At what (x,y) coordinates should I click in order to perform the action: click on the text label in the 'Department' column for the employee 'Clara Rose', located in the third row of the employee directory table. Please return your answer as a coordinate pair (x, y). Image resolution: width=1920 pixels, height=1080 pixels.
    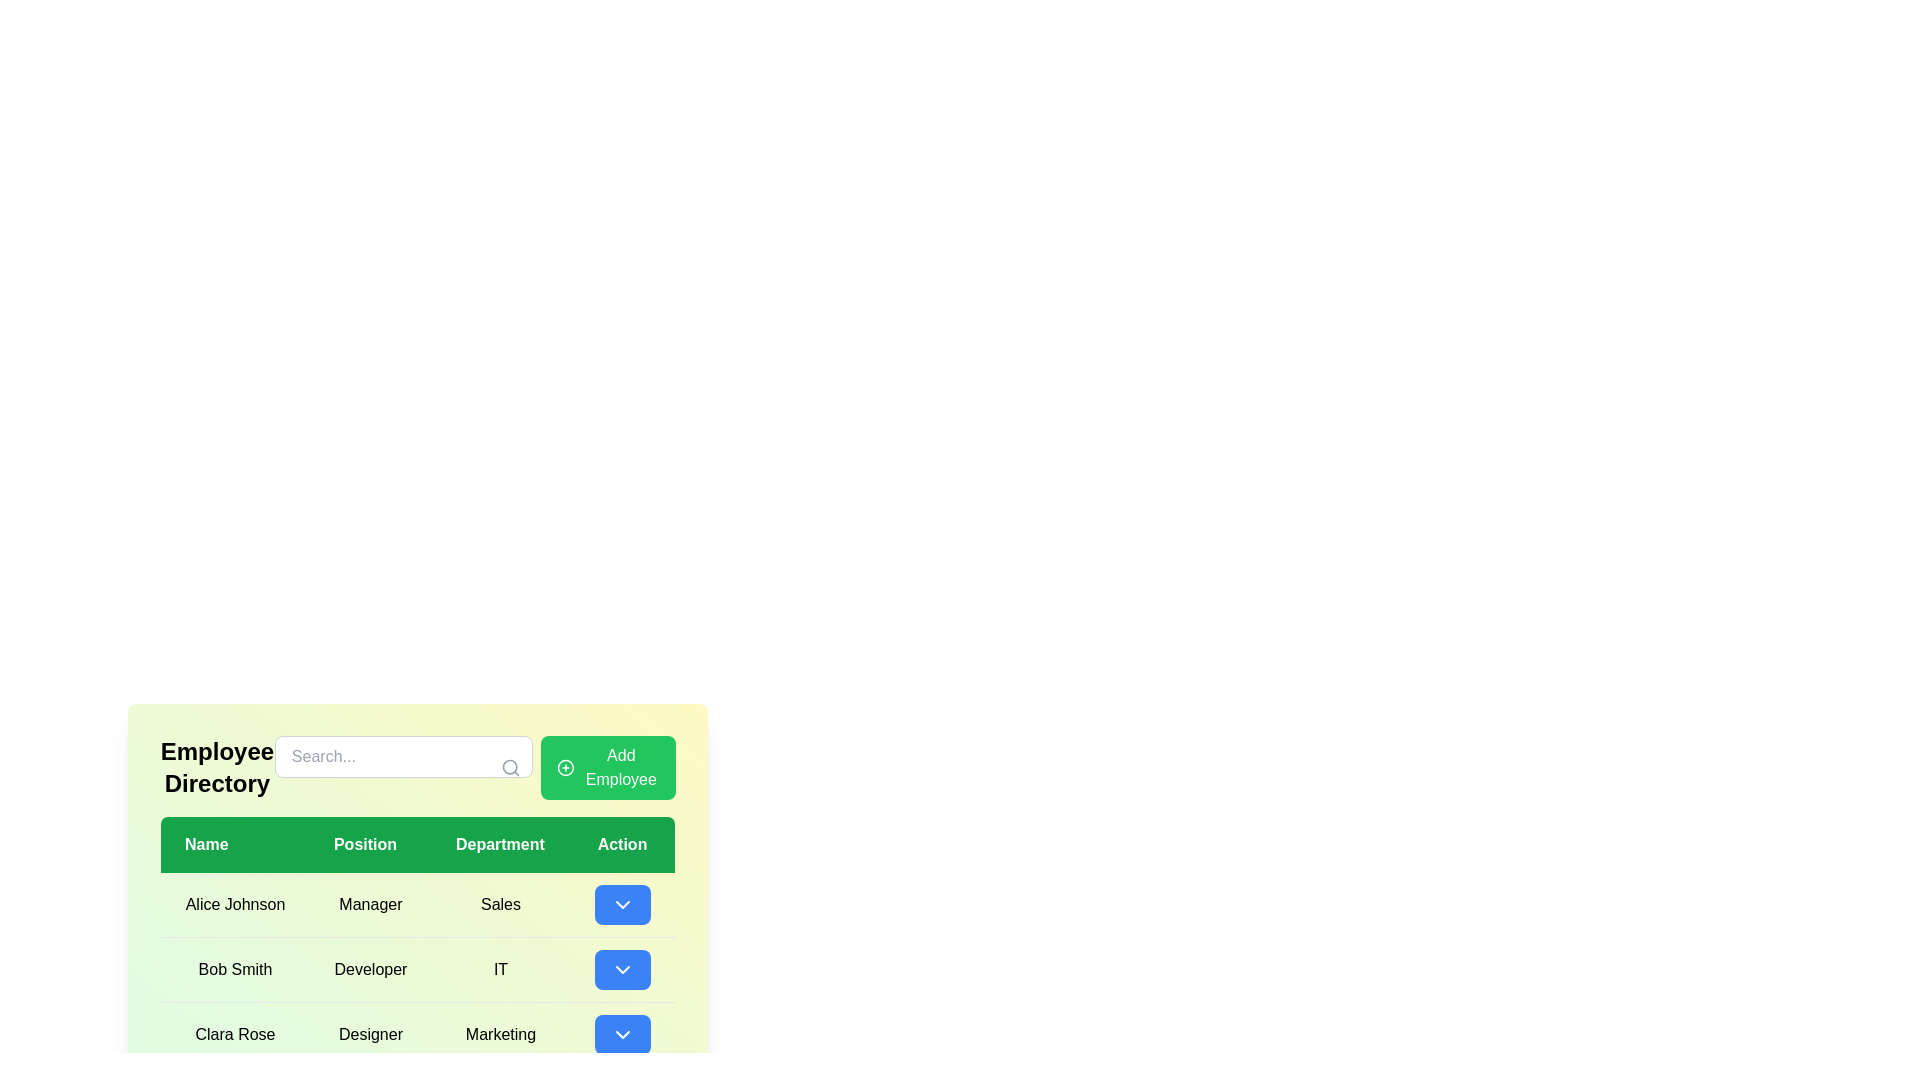
    Looking at the image, I should click on (500, 1034).